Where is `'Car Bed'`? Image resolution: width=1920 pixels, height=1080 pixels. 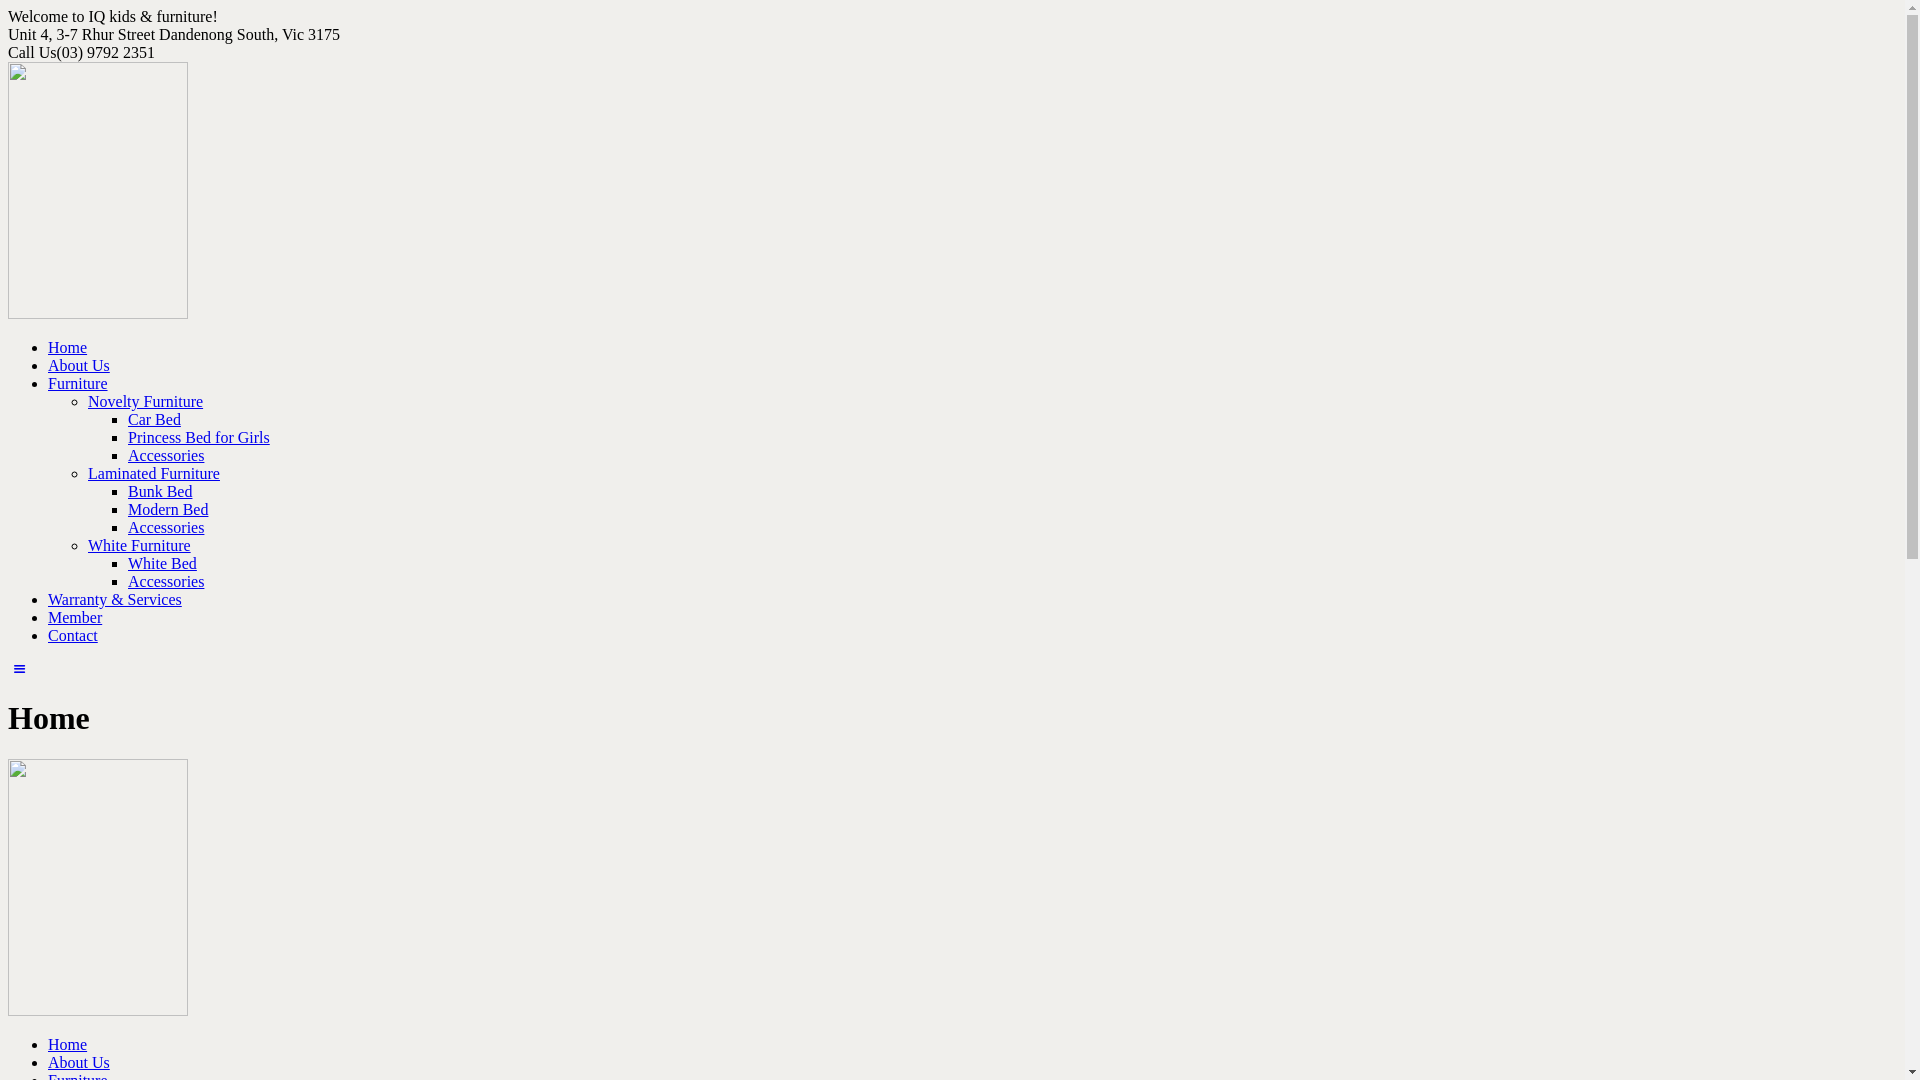
'Car Bed' is located at coordinates (153, 418).